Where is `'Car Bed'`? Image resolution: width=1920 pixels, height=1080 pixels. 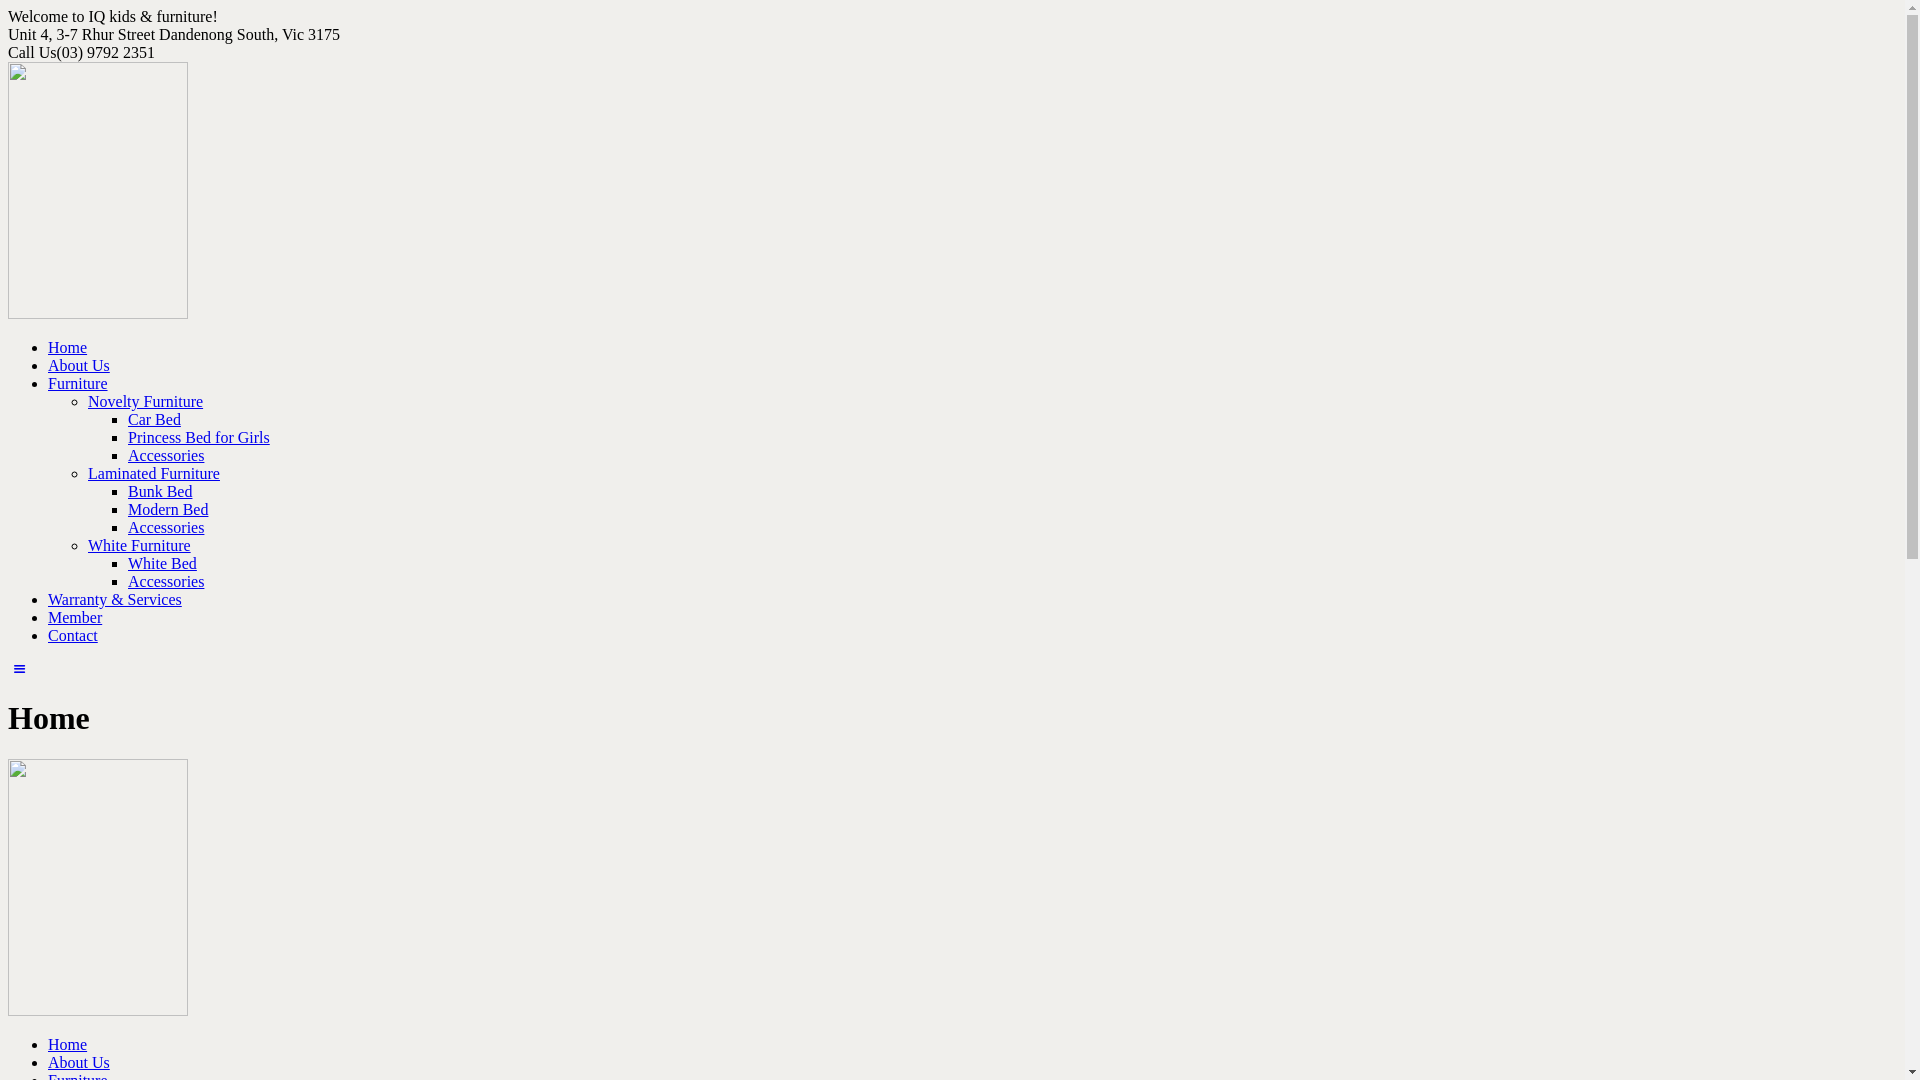
'Car Bed' is located at coordinates (153, 418).